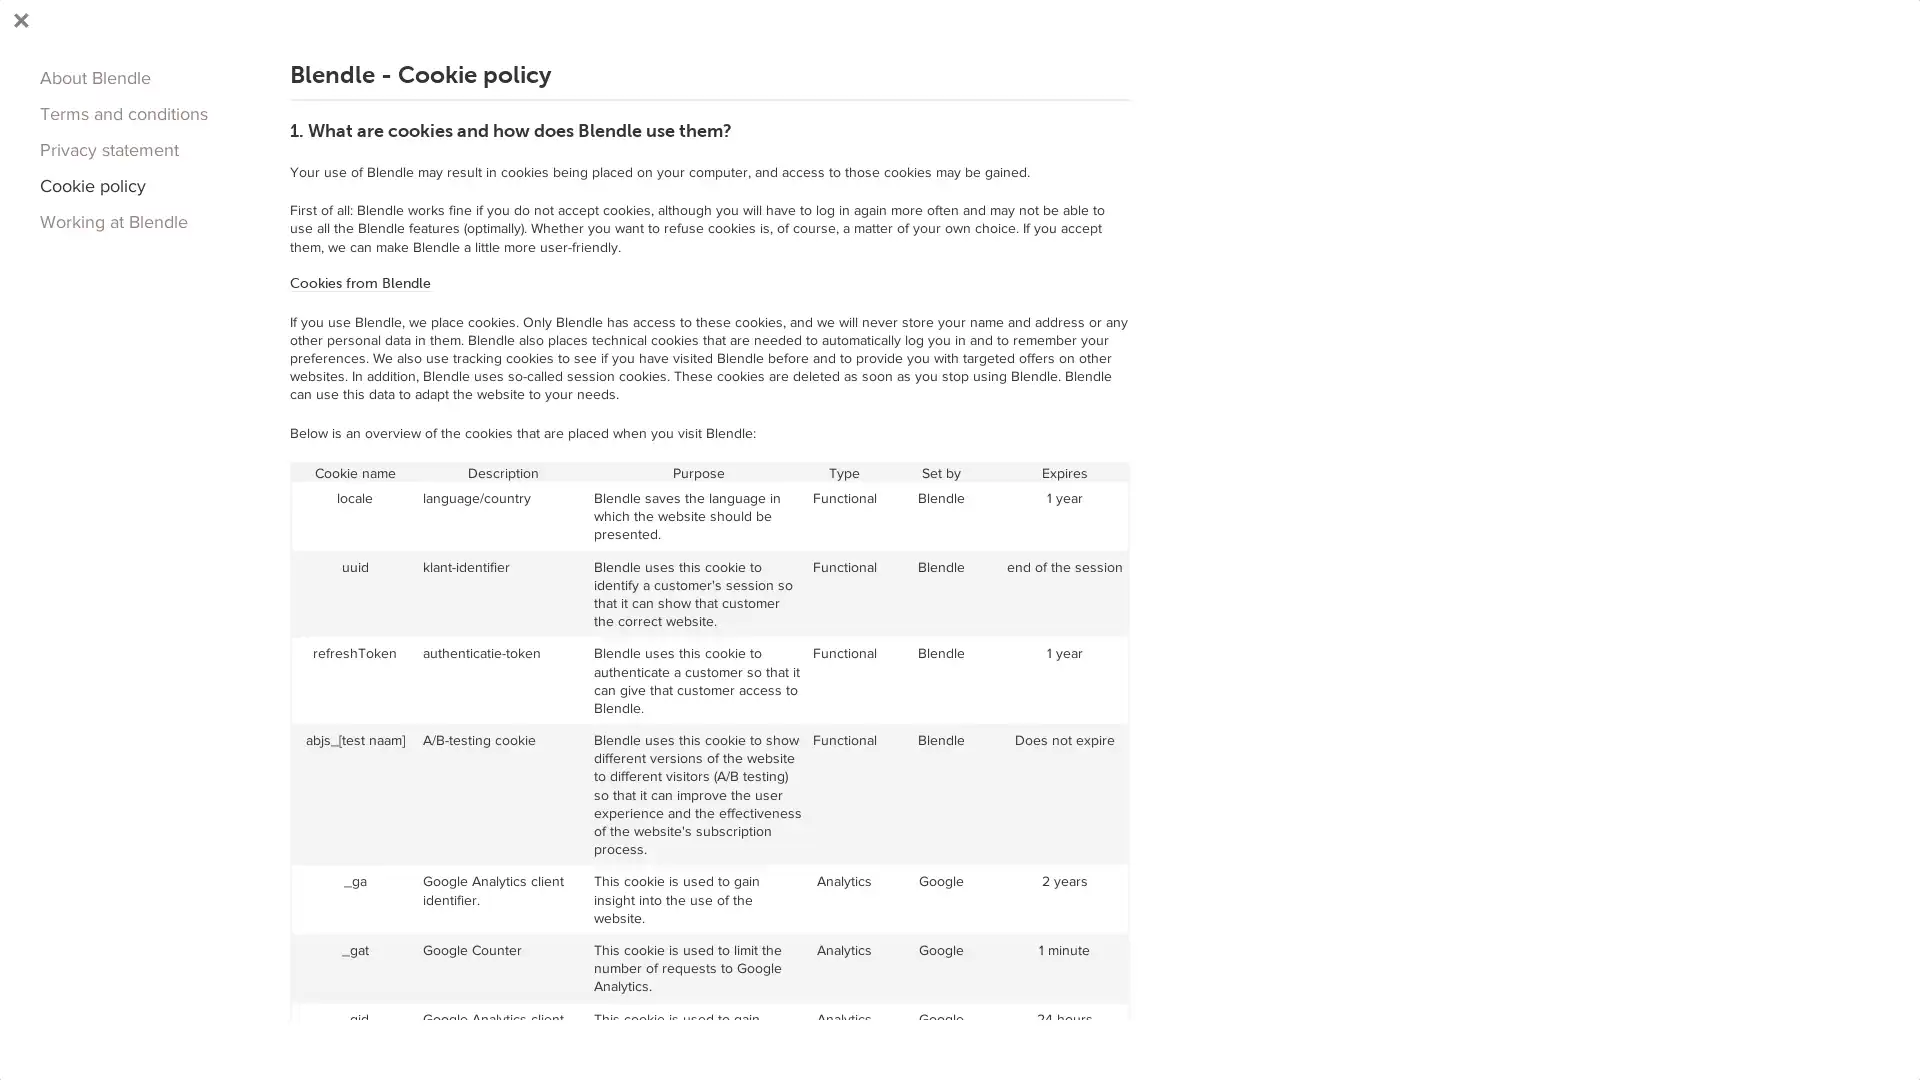 This screenshot has width=1920, height=1080. Describe the element at coordinates (1419, 1029) in the screenshot. I see `Let's not` at that location.